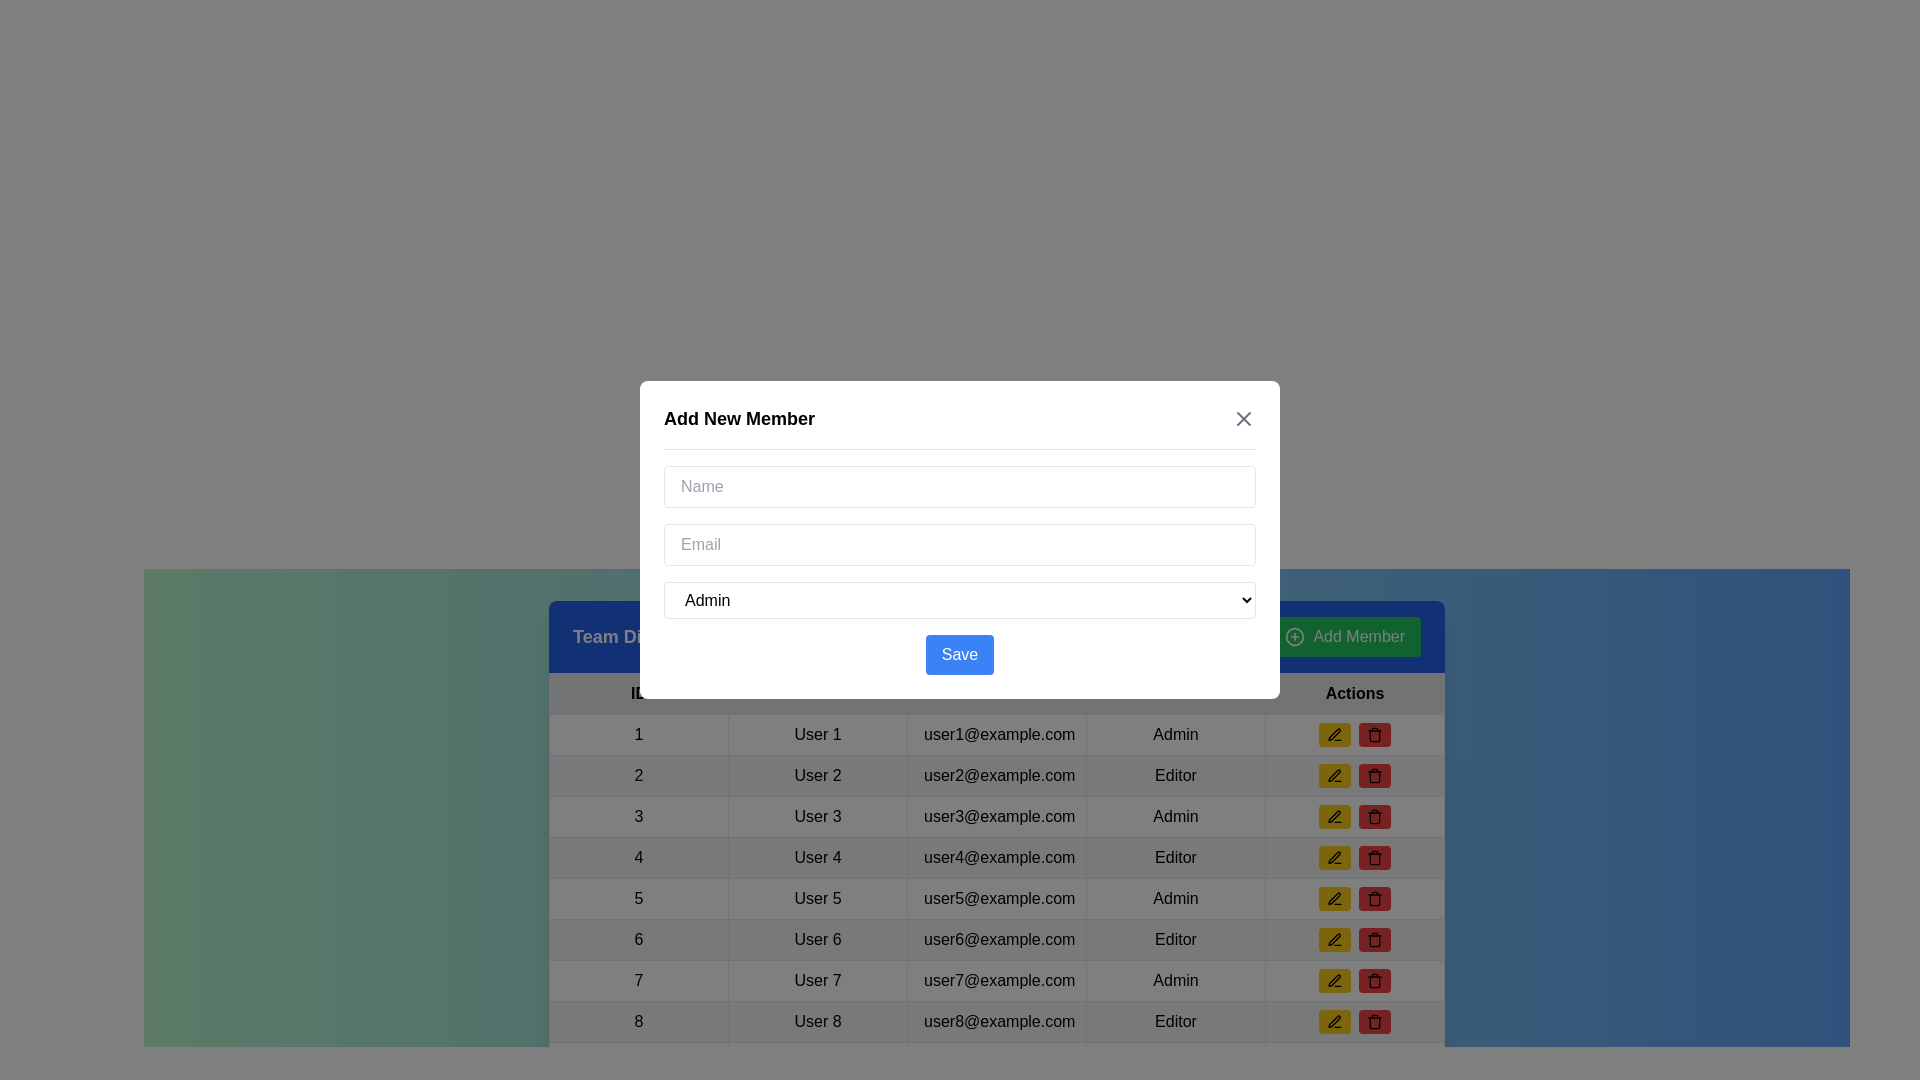  What do you see at coordinates (1334, 774) in the screenshot?
I see `the pen icon located in the Actions column of the table for User 2` at bounding box center [1334, 774].